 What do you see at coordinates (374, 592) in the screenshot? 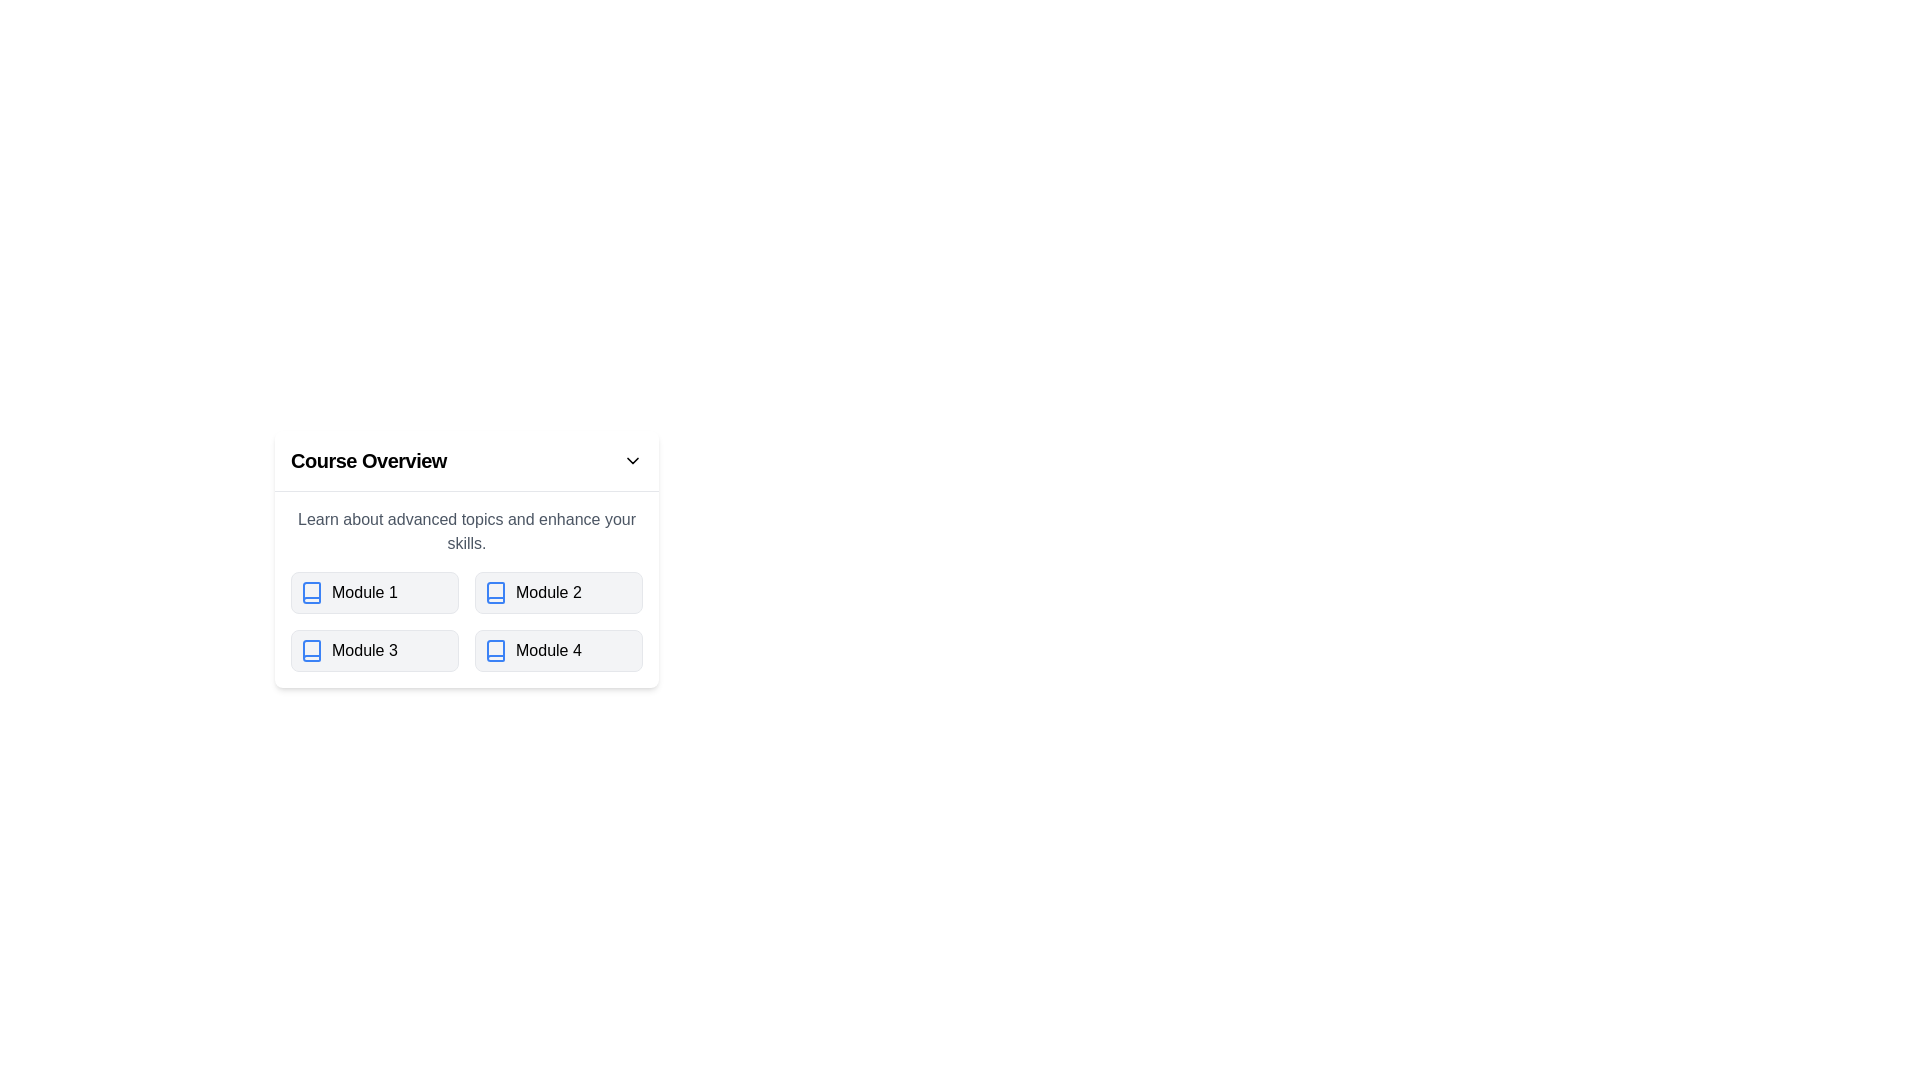
I see `the interactive button for 'Module 1' located in the top-left of the 'Course Overview' section` at bounding box center [374, 592].